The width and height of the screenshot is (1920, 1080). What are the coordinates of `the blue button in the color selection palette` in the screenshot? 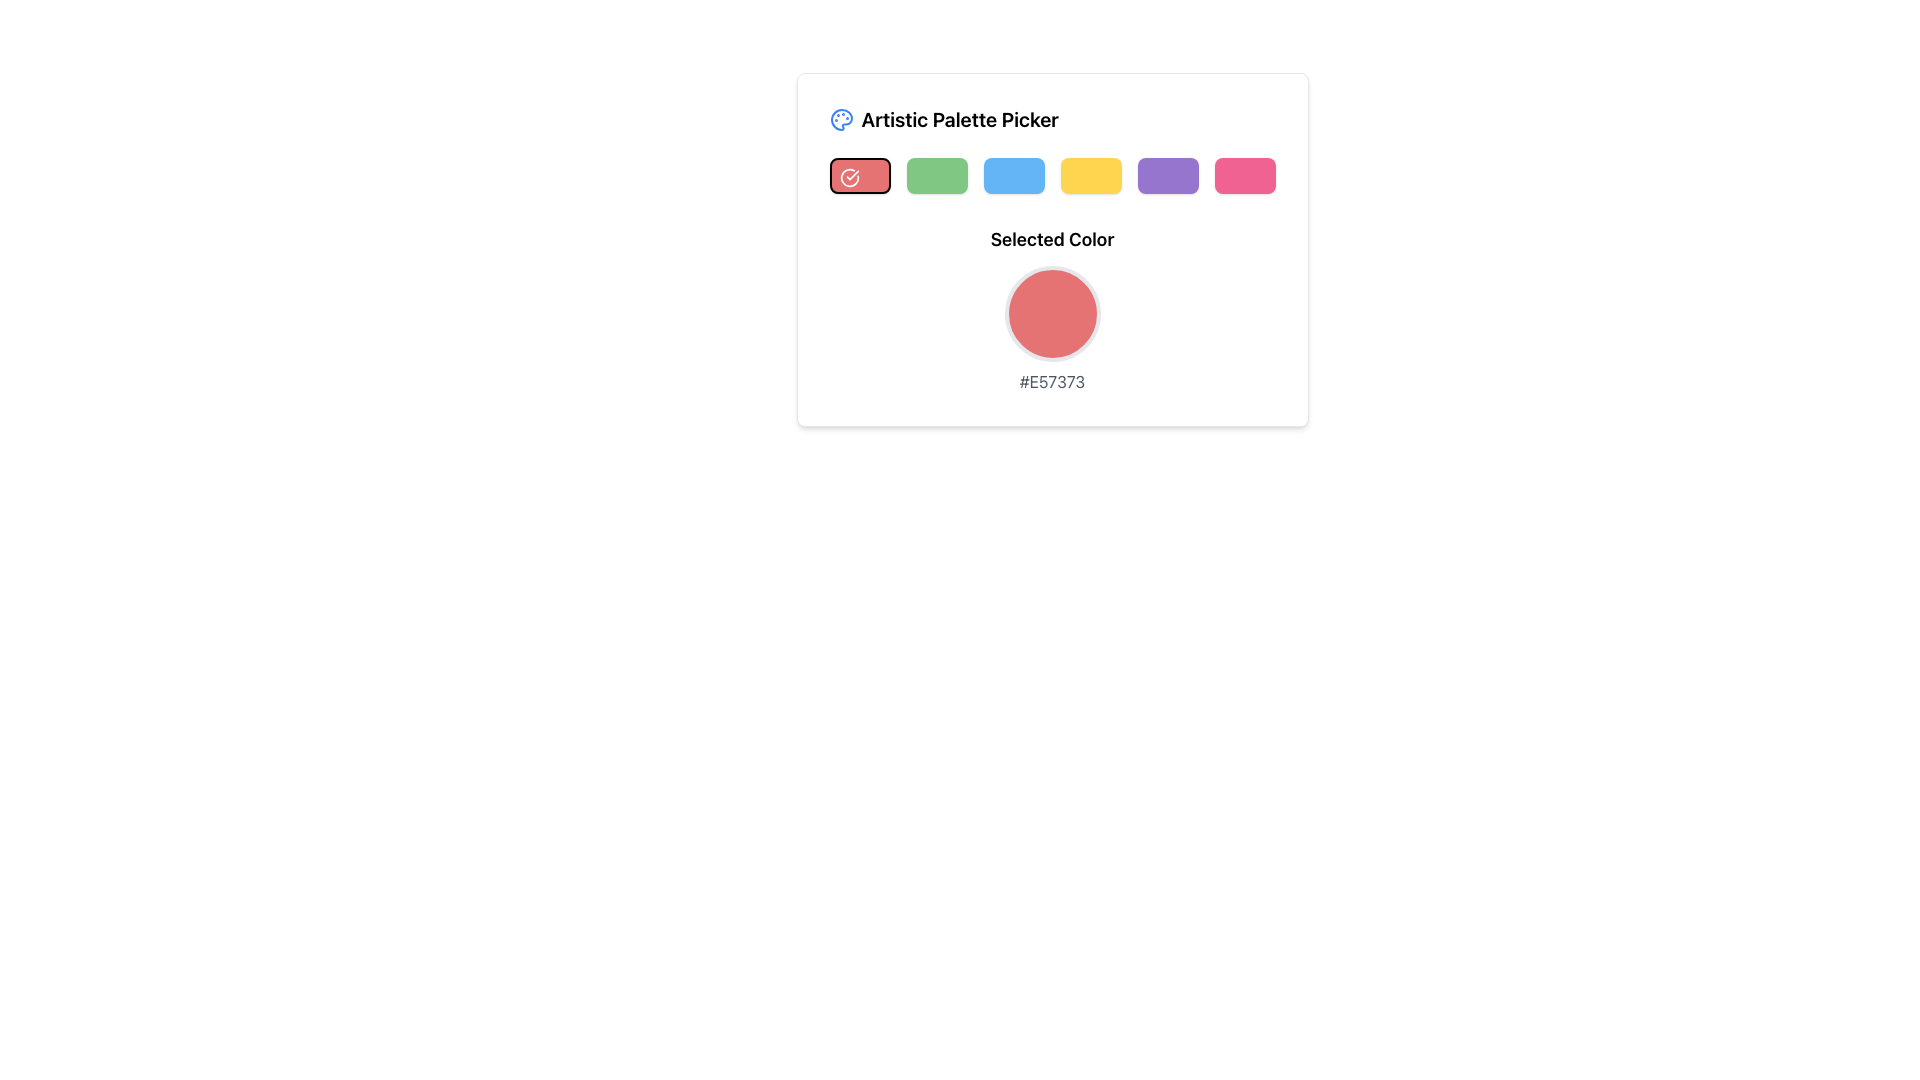 It's located at (1013, 175).